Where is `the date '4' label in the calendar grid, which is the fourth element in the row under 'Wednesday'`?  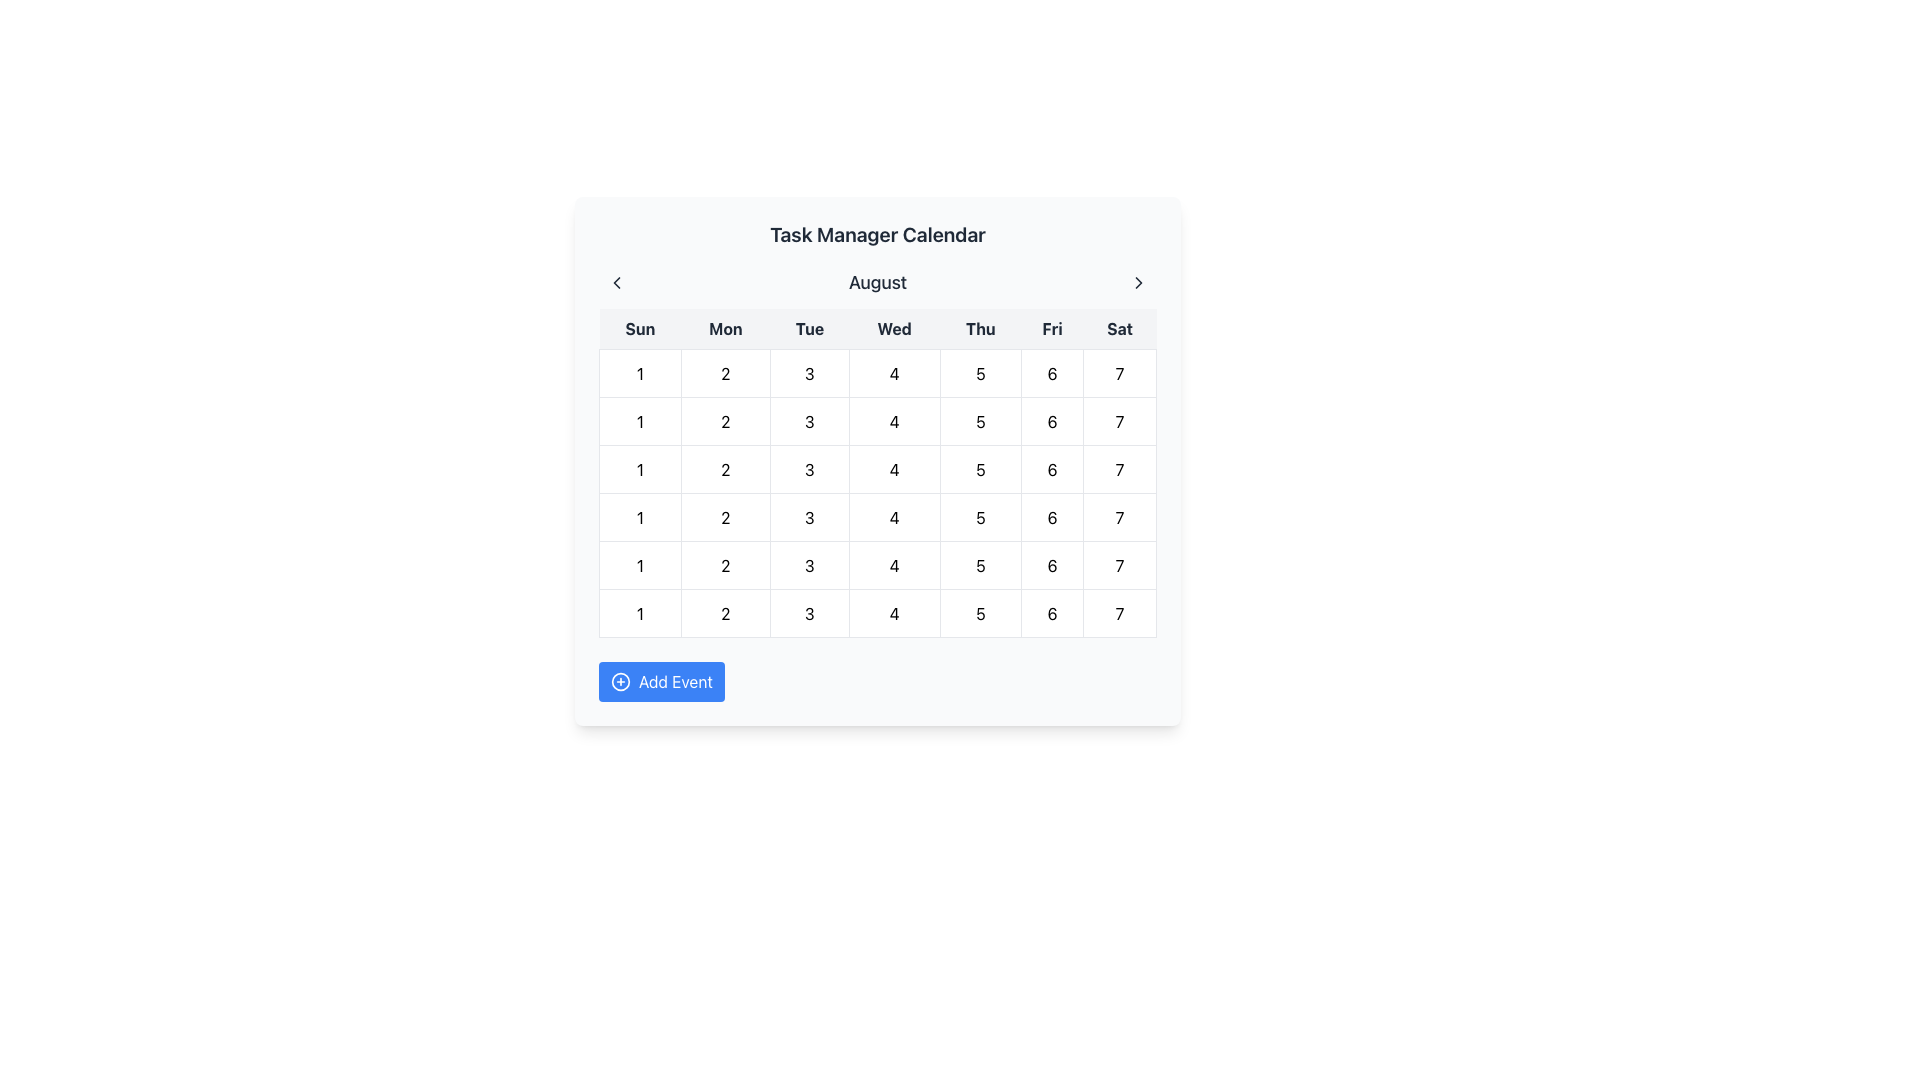 the date '4' label in the calendar grid, which is the fourth element in the row under 'Wednesday' is located at coordinates (893, 516).